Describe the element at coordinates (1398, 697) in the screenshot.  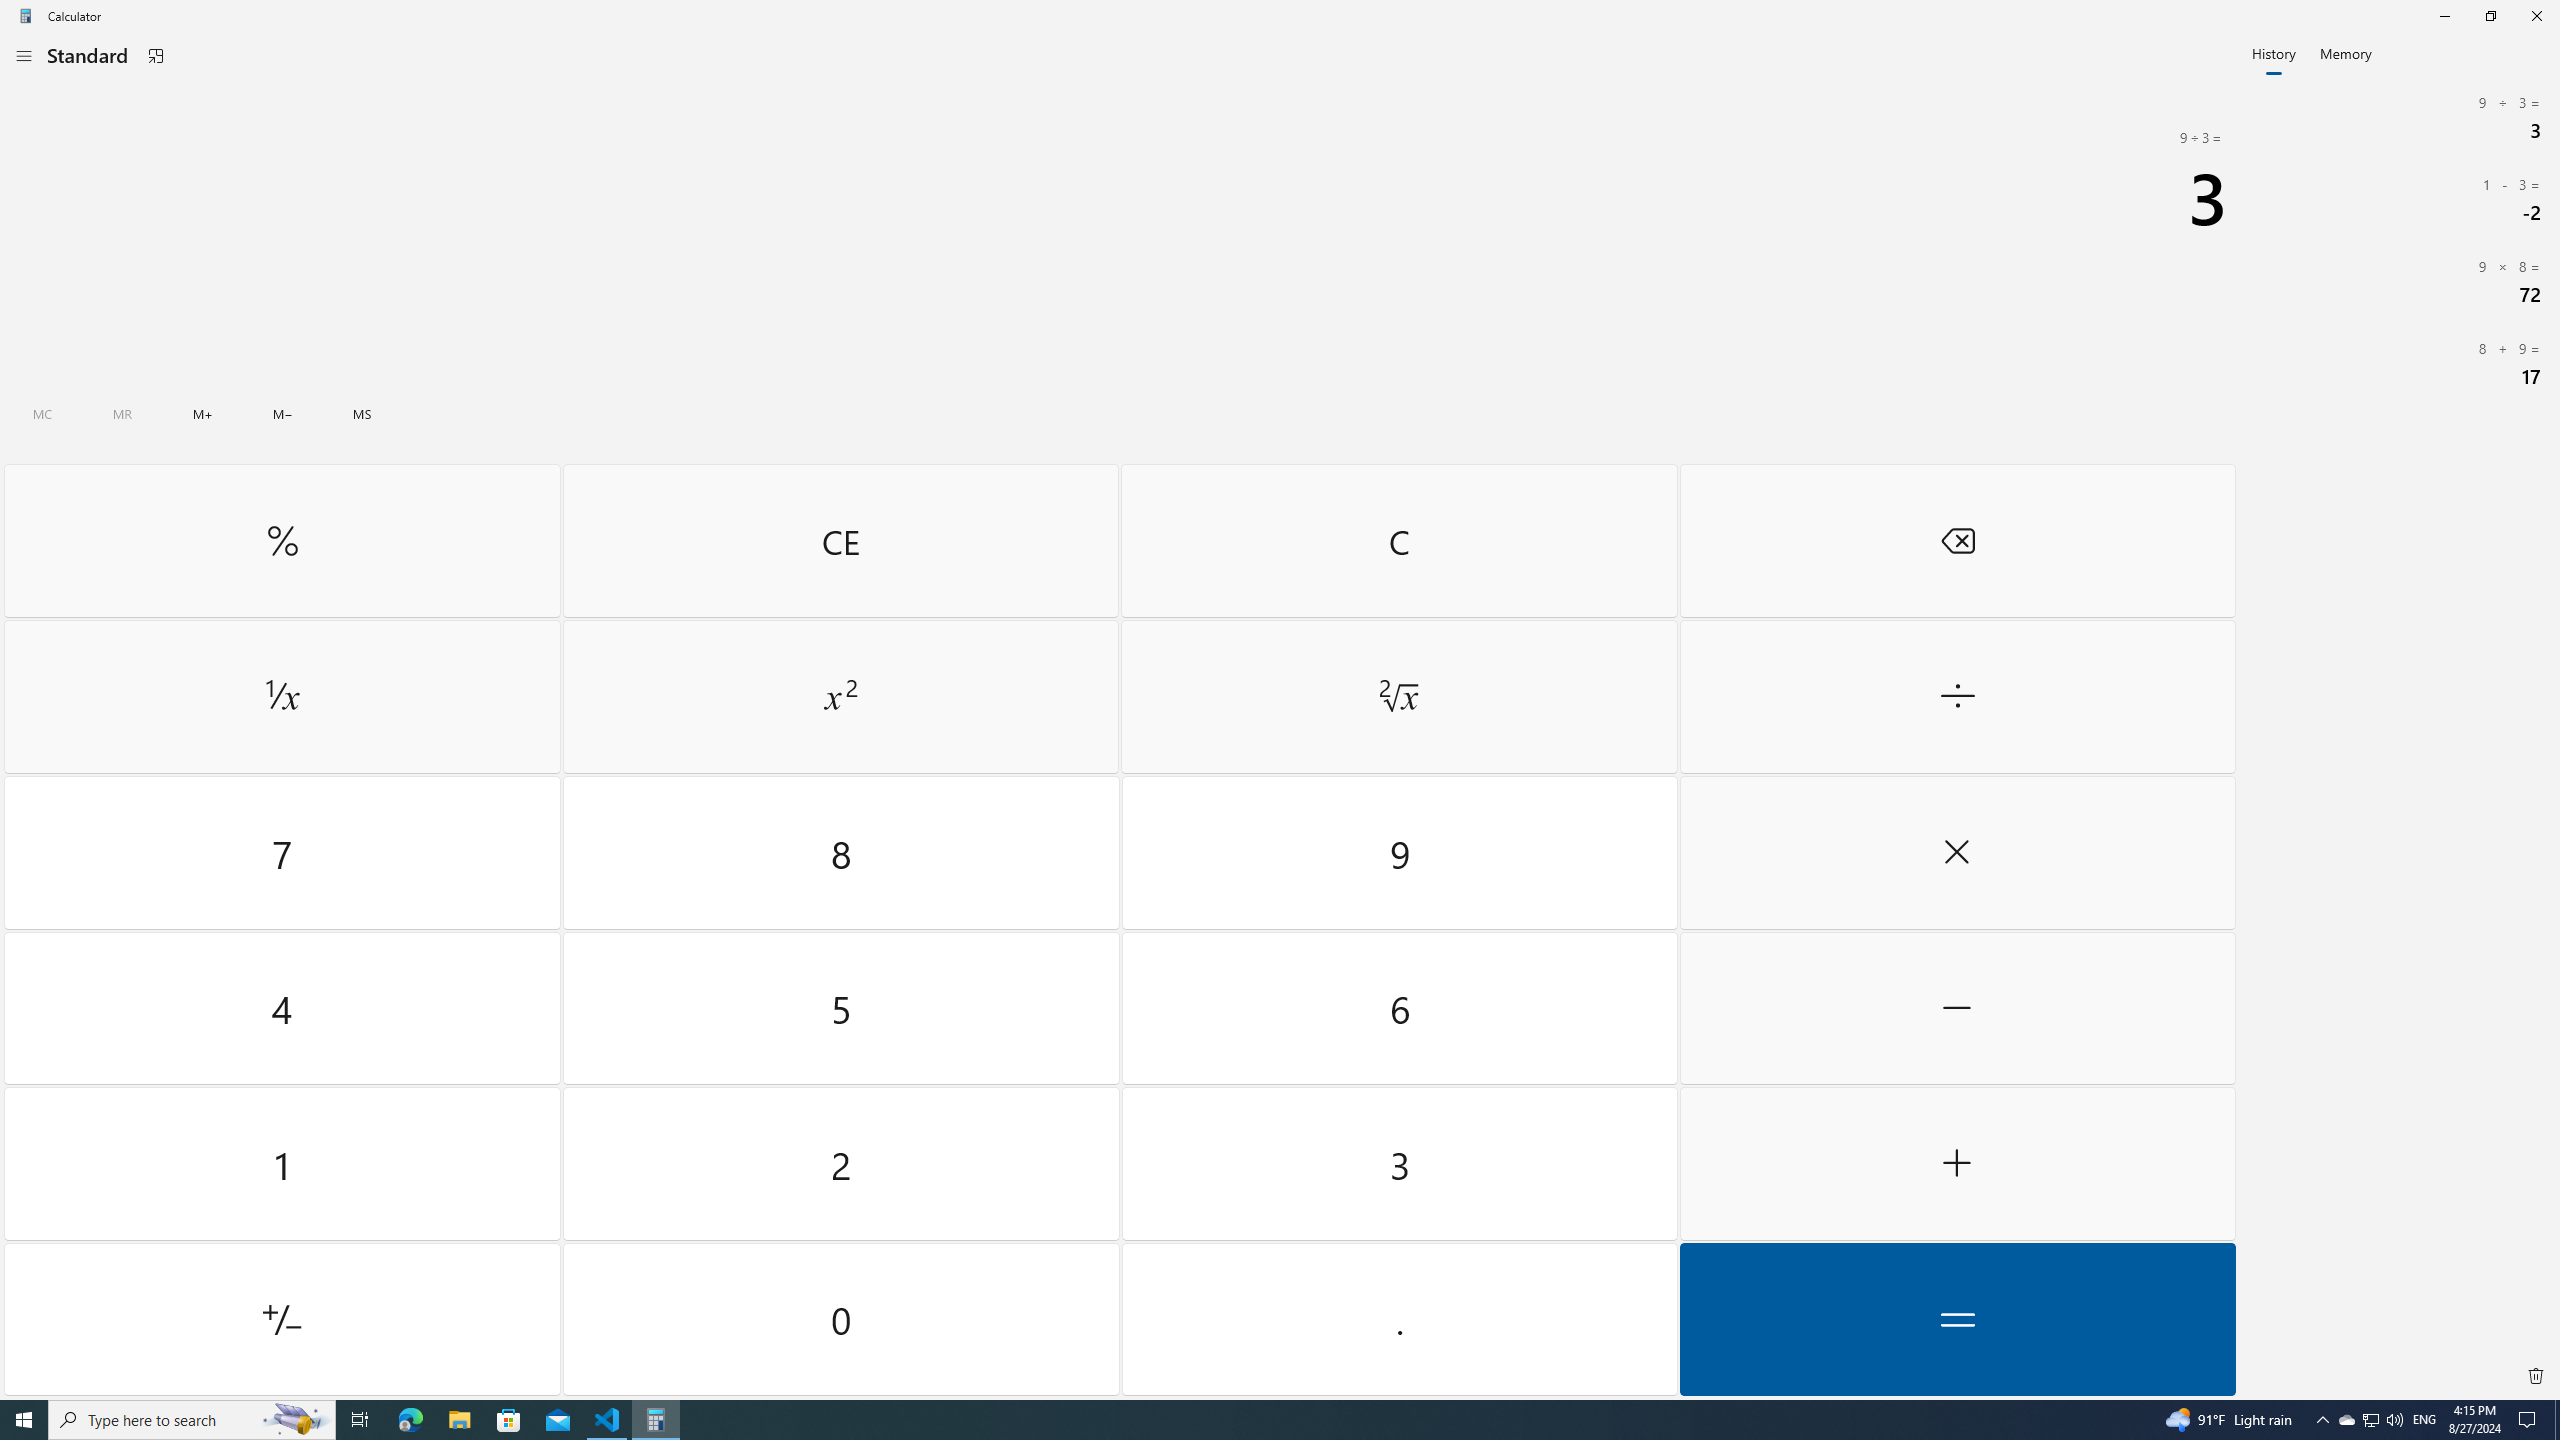
I see `'Square root'` at that location.